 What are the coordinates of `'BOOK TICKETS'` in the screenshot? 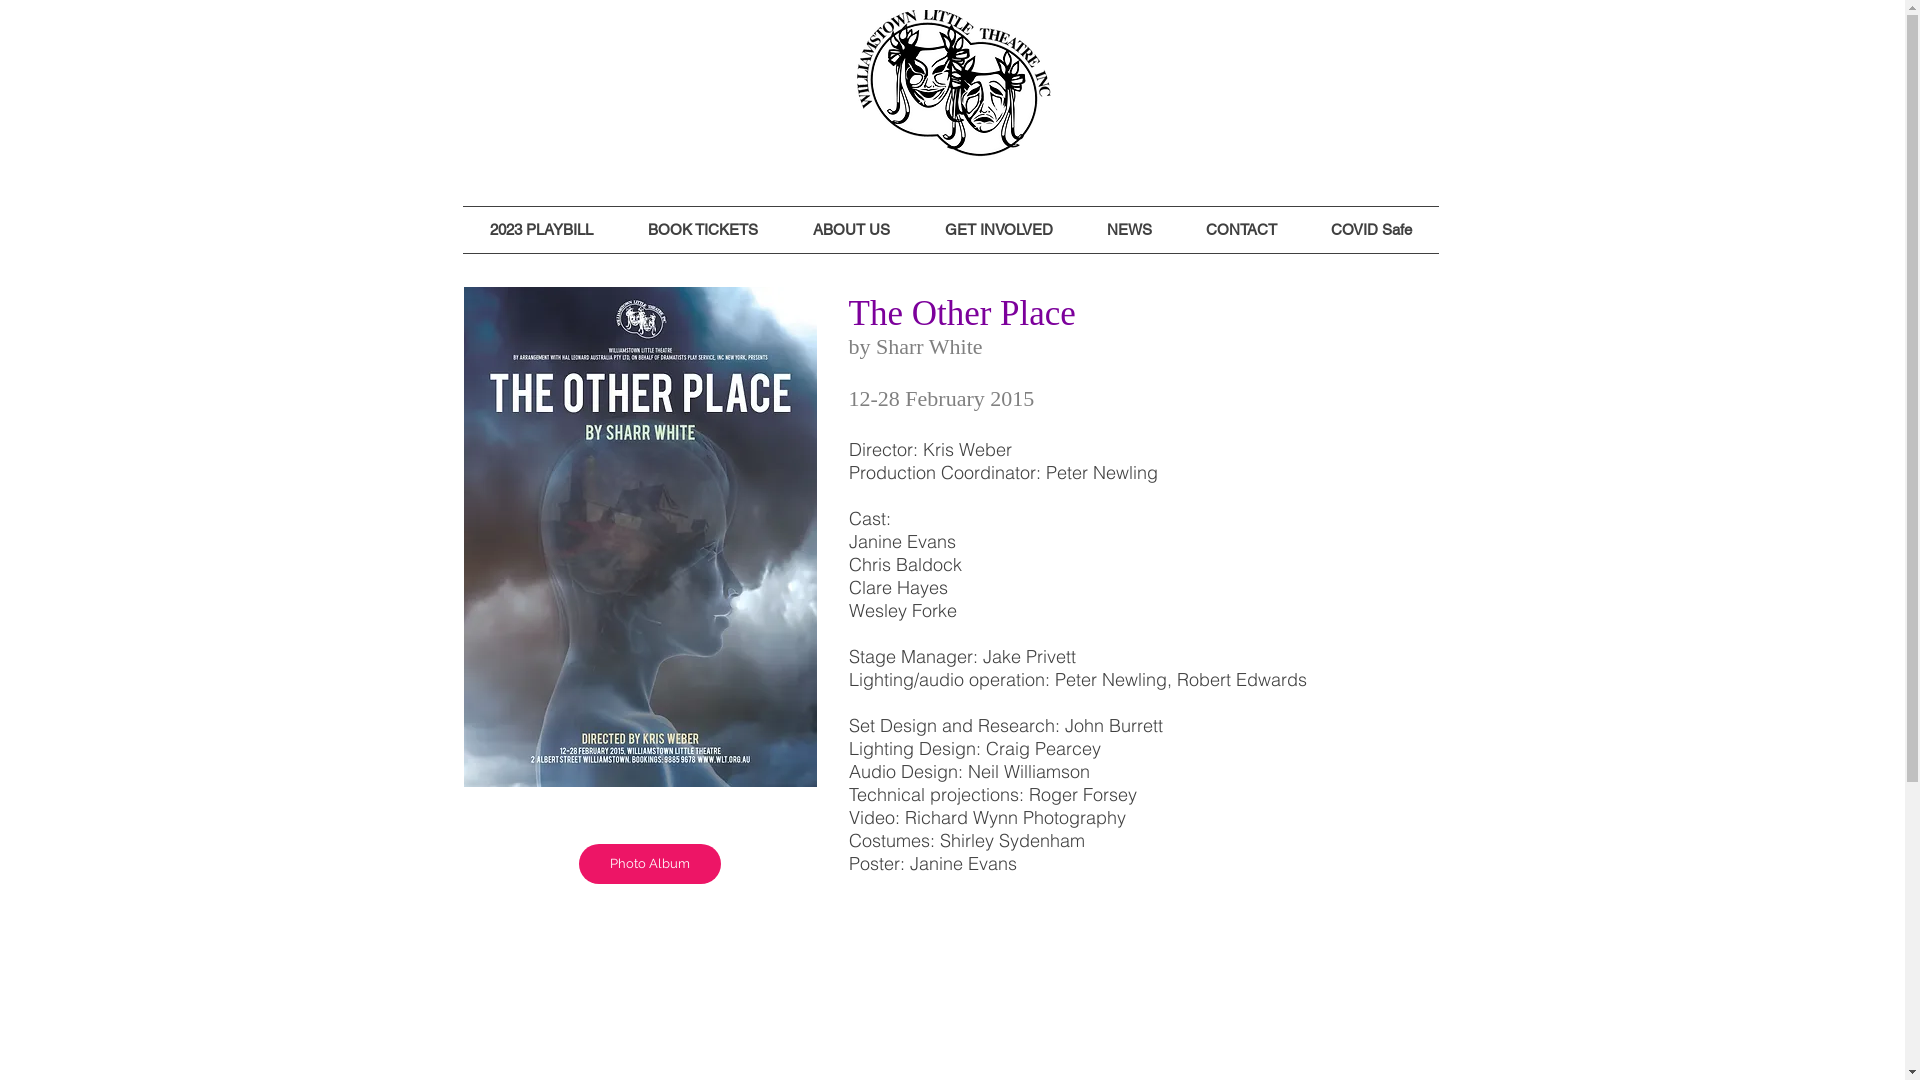 It's located at (702, 229).